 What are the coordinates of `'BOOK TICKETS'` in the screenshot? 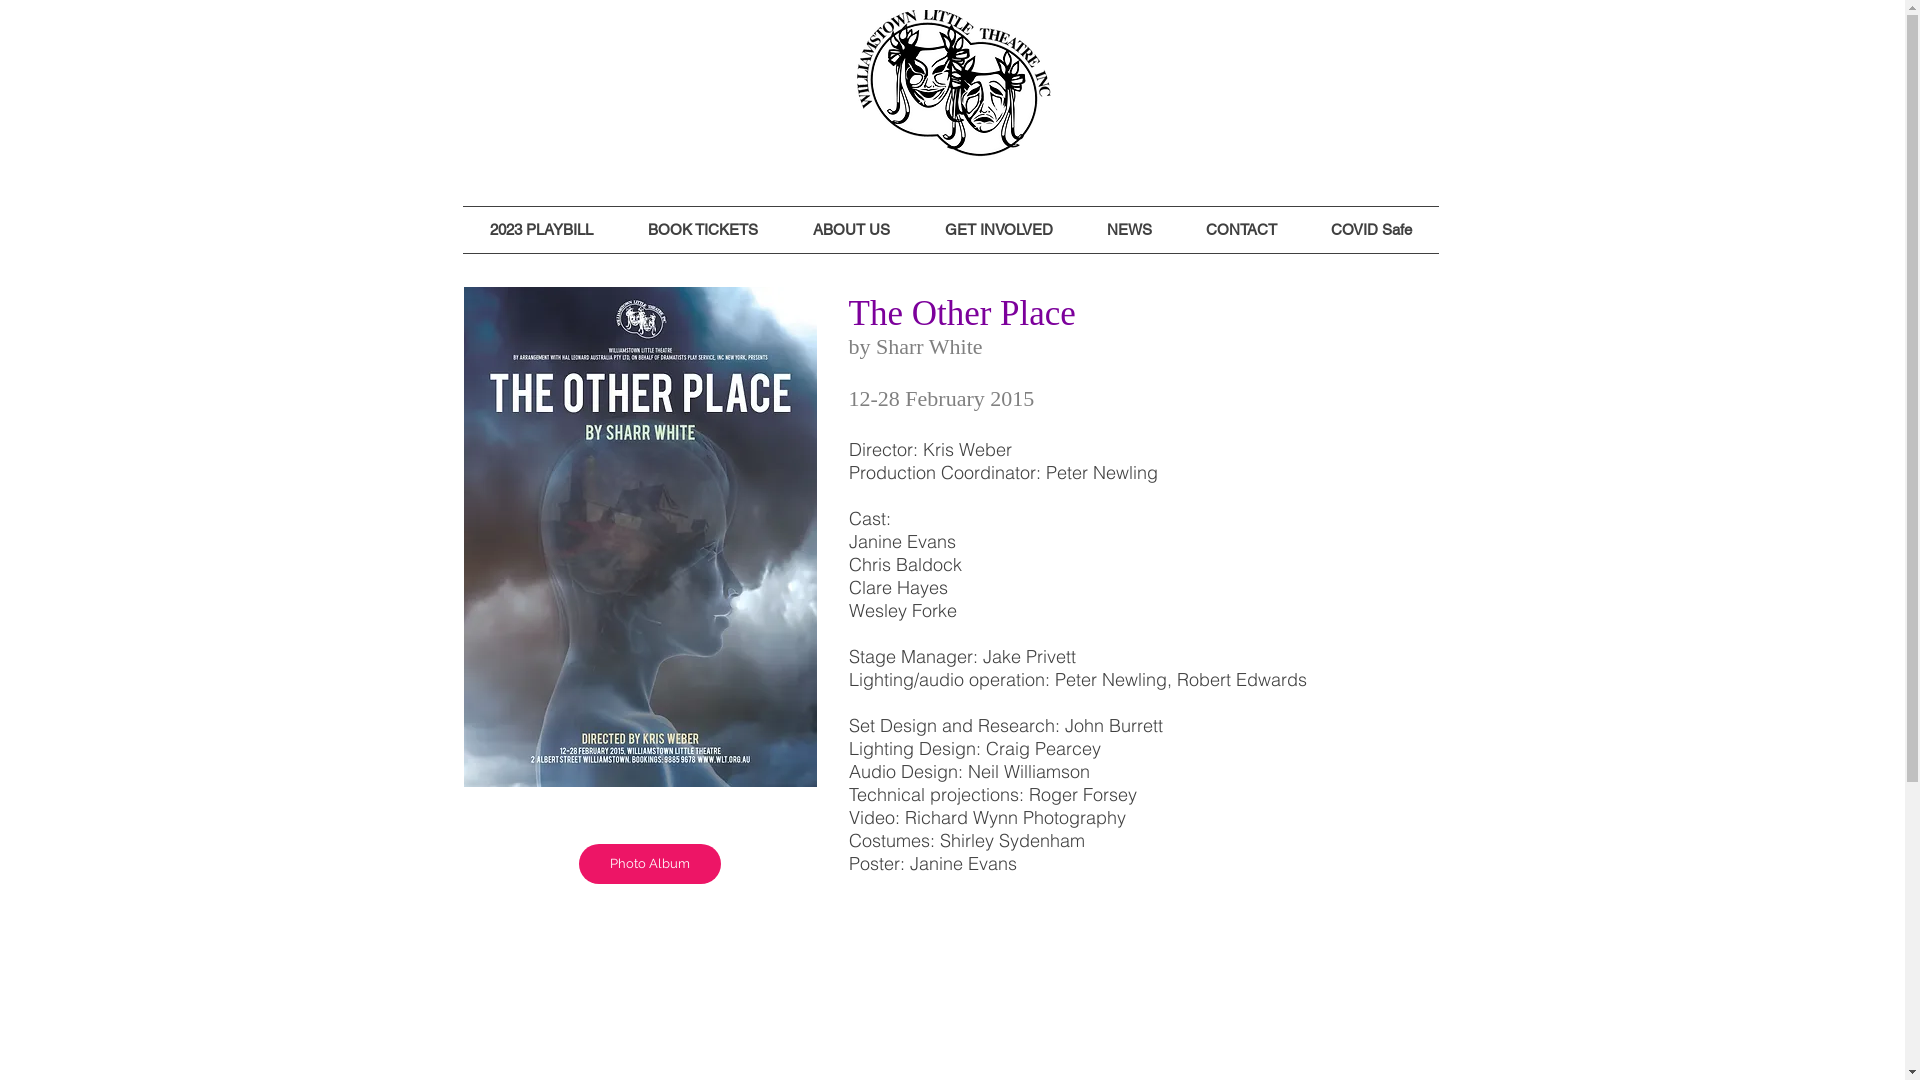 It's located at (702, 229).